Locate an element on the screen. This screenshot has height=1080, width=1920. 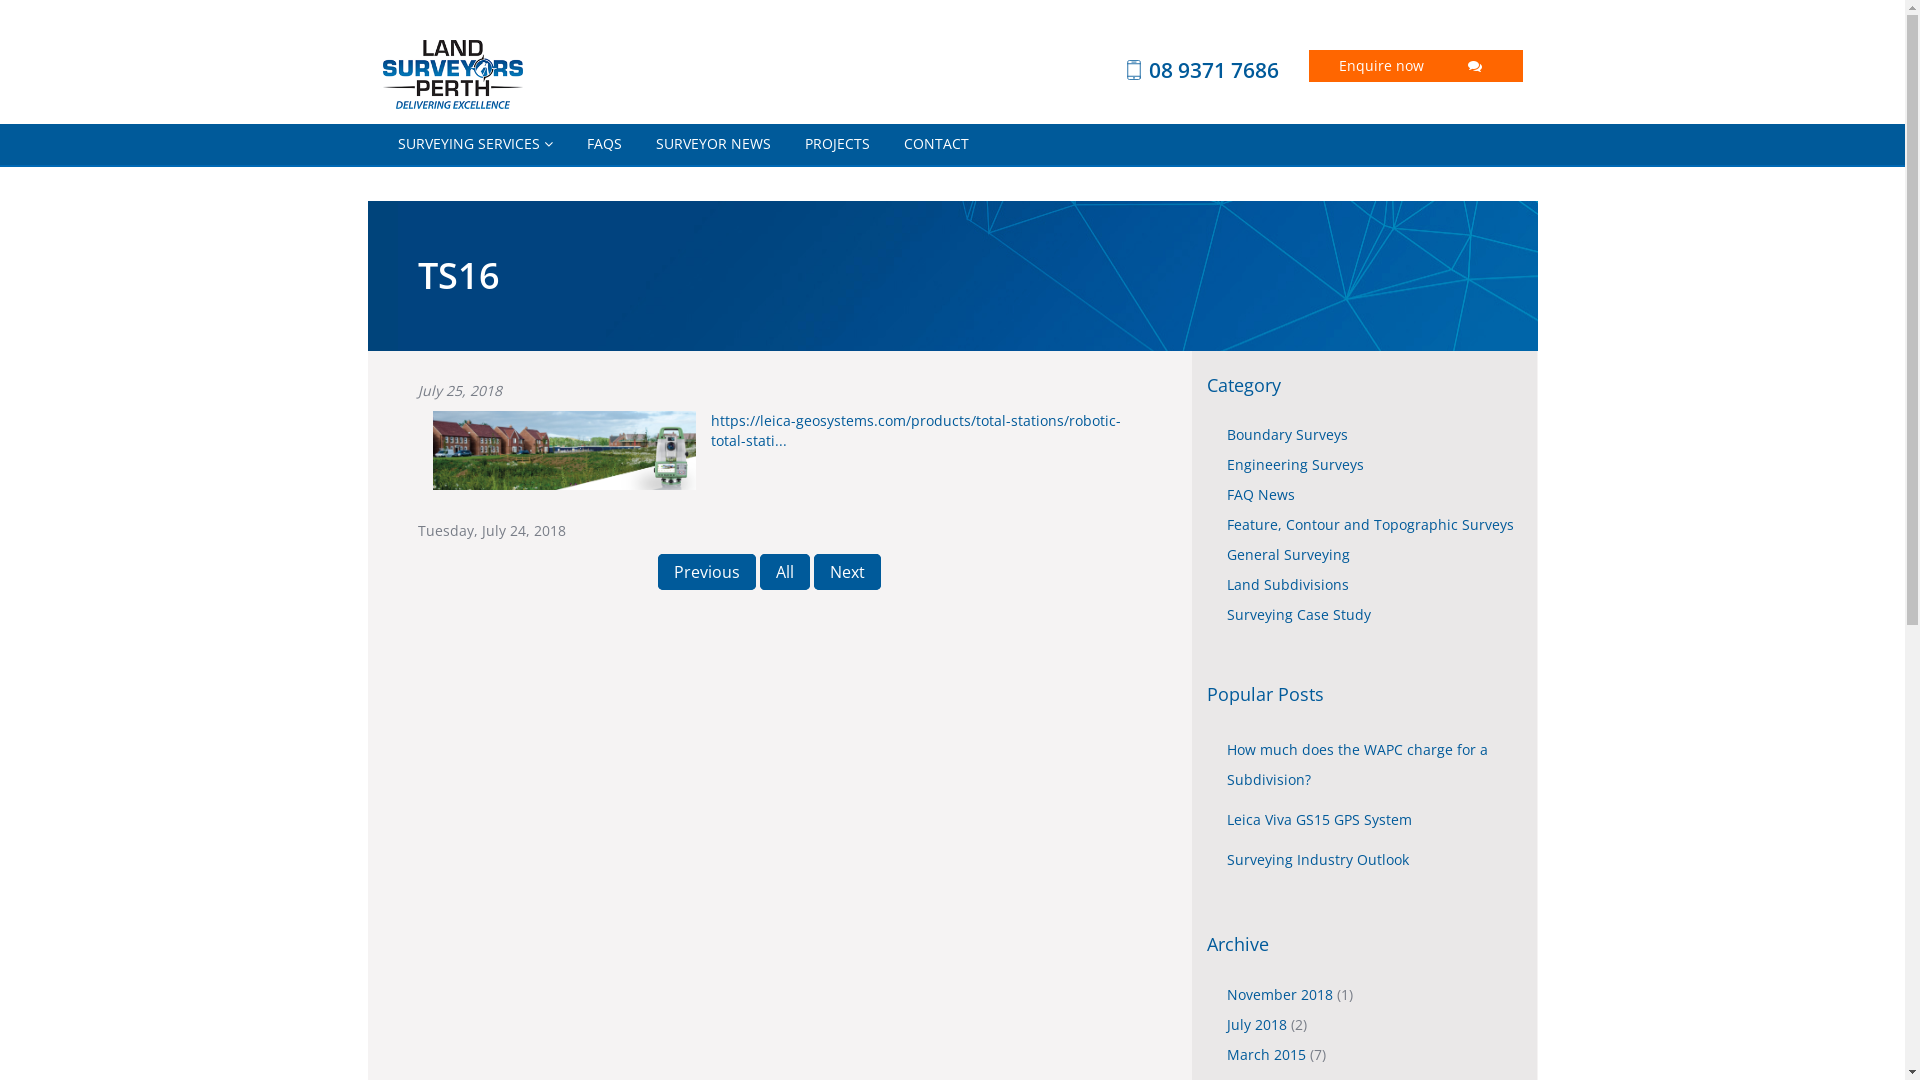
'08 9371 7686' is located at coordinates (1171, 68).